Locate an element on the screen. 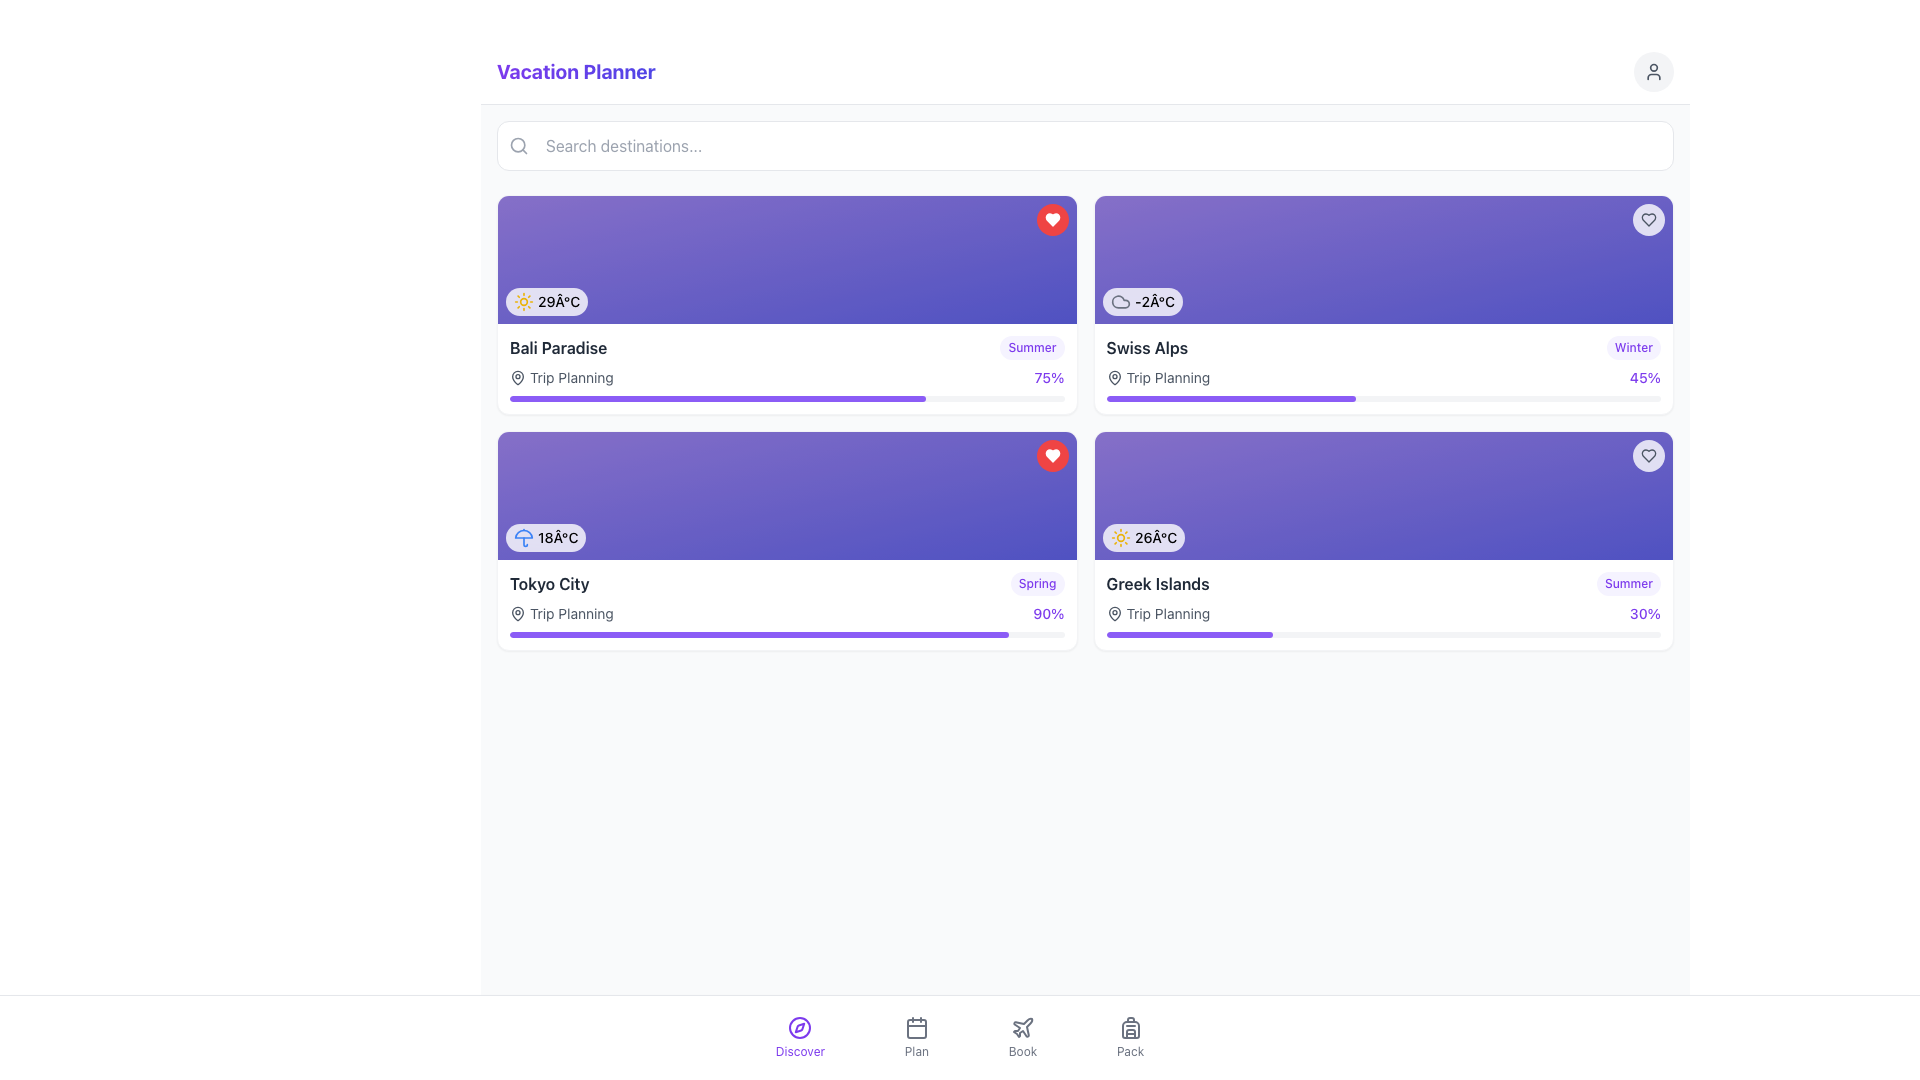 This screenshot has width=1920, height=1080. displayed temperature information from the Text label showing '26°C' on the 'Greek Islands' destination card, located in the bottom-right block of the grid layout is located at coordinates (1155, 536).